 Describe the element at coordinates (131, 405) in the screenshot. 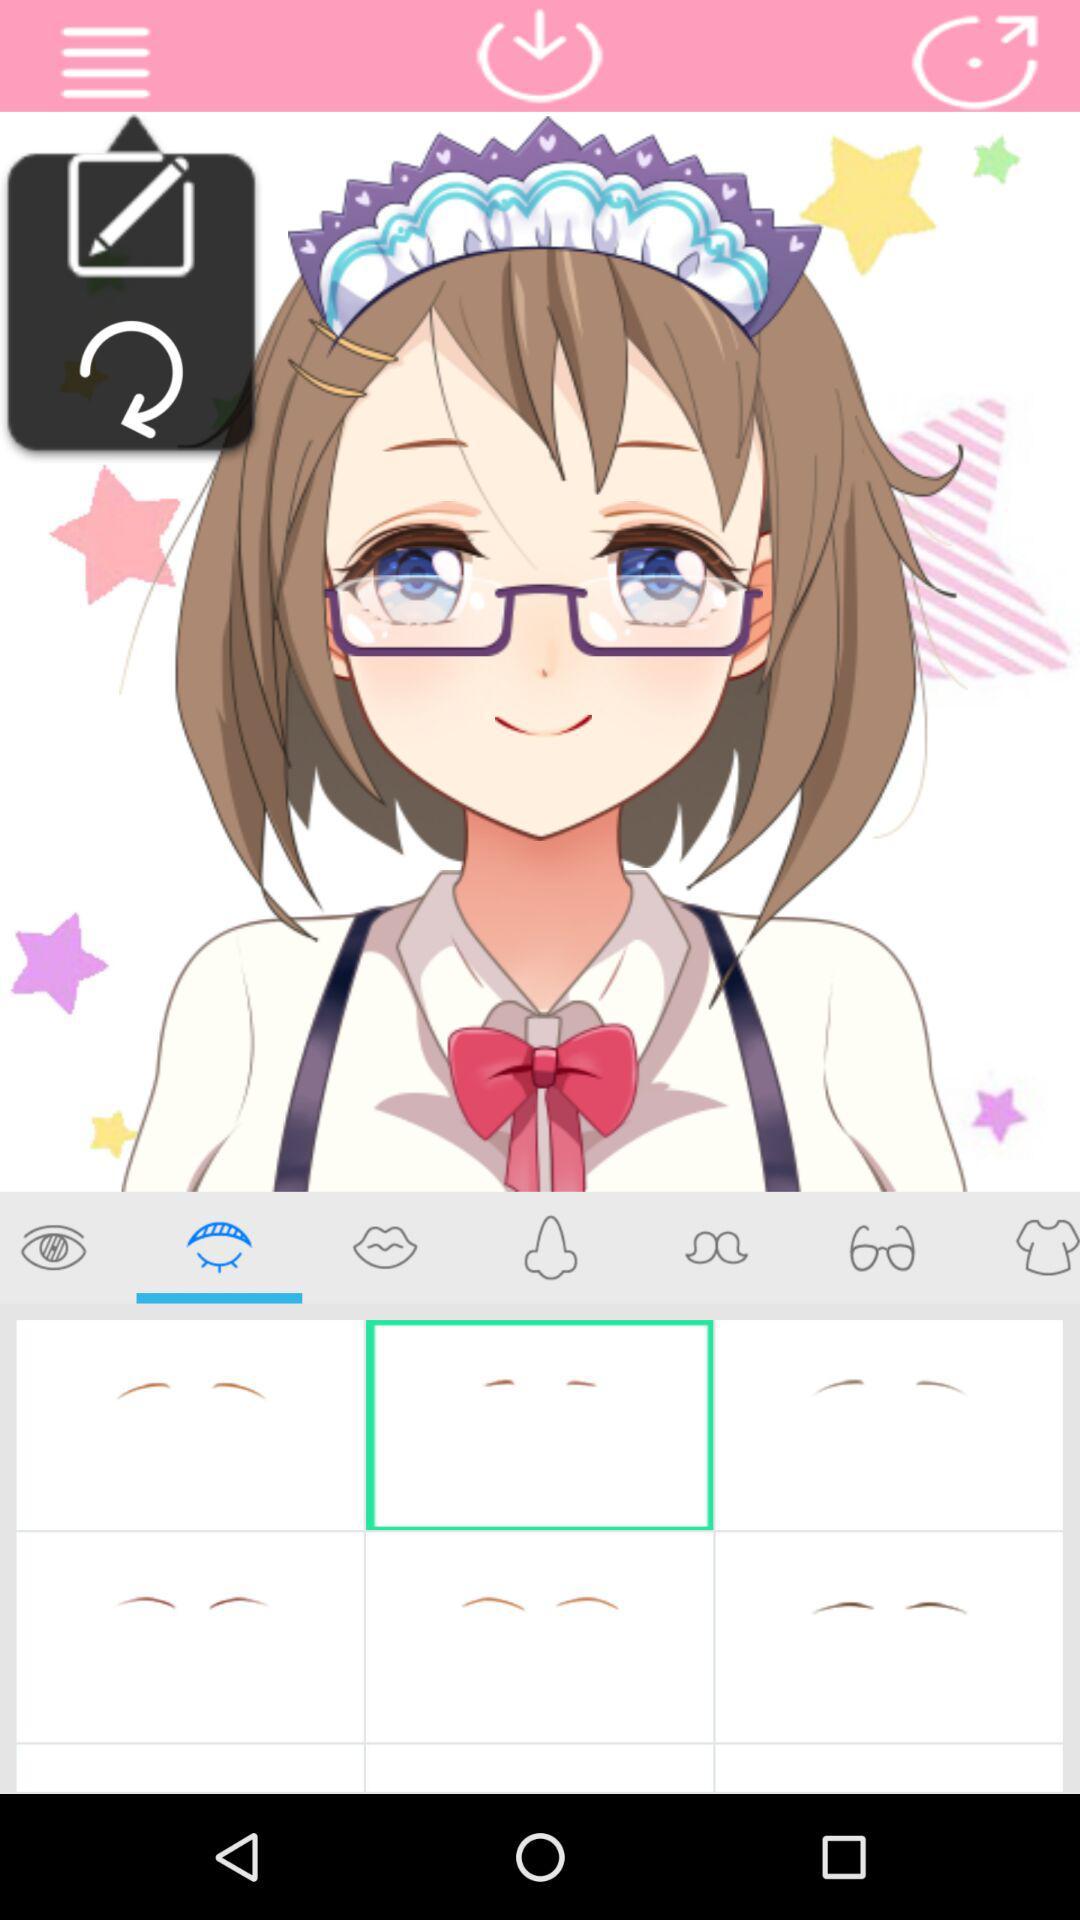

I see `the refresh icon` at that location.